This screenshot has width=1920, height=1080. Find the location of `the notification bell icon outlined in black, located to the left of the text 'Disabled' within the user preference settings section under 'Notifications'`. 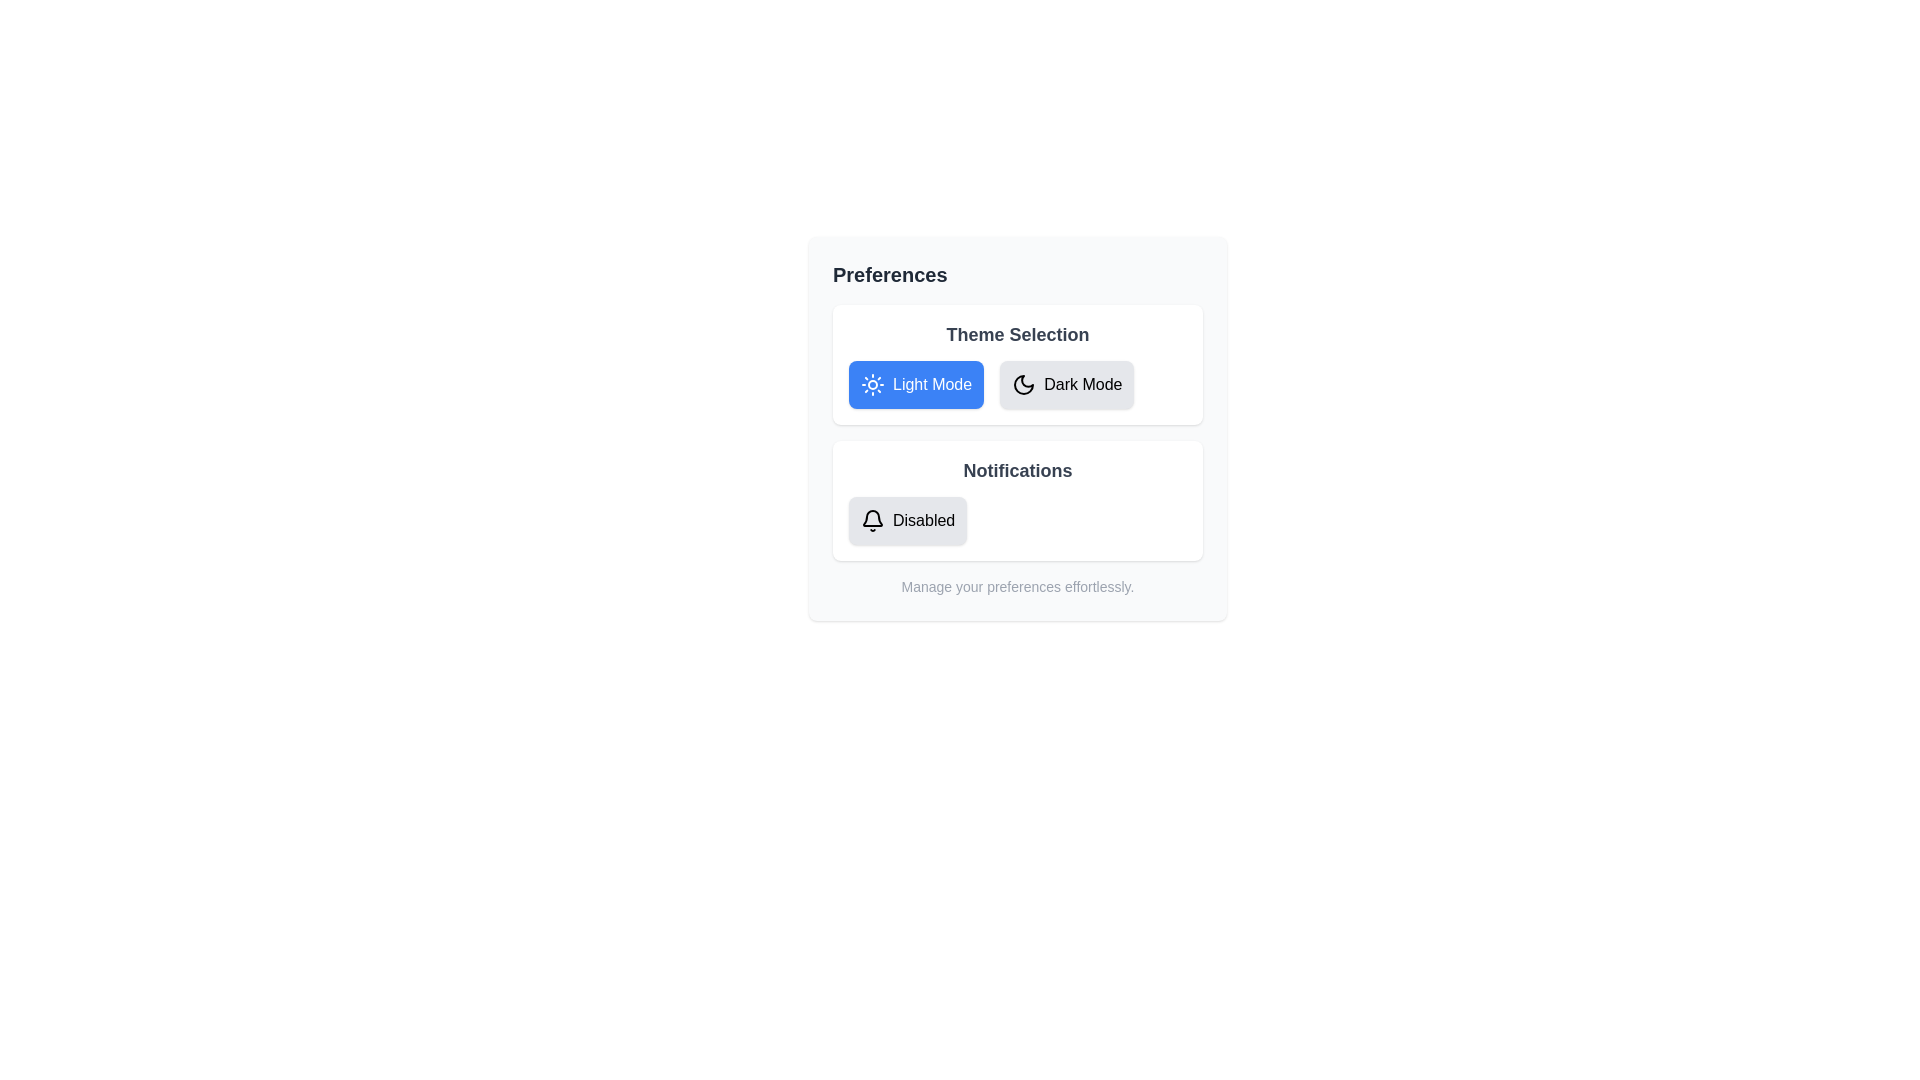

the notification bell icon outlined in black, located to the left of the text 'Disabled' within the user preference settings section under 'Notifications' is located at coordinates (873, 519).